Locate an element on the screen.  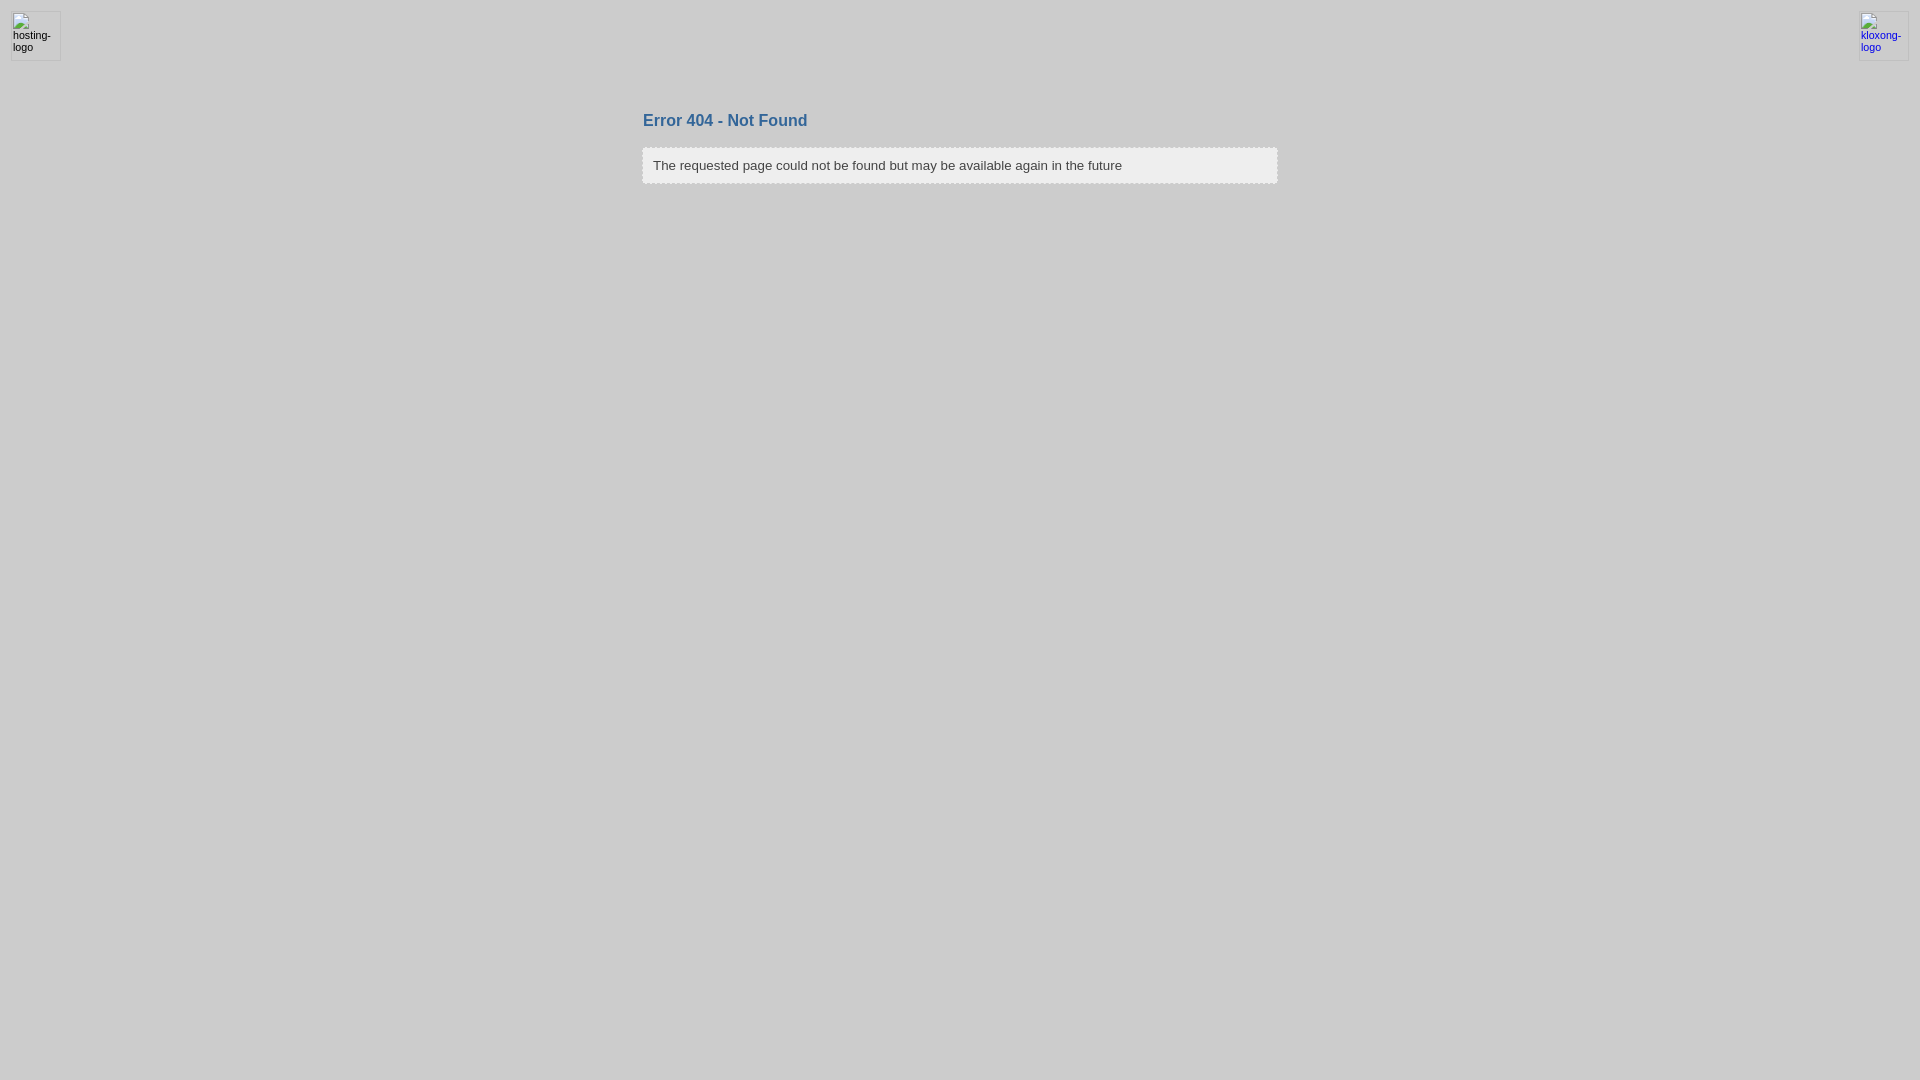
'KloxoNG website' is located at coordinates (1847, 56).